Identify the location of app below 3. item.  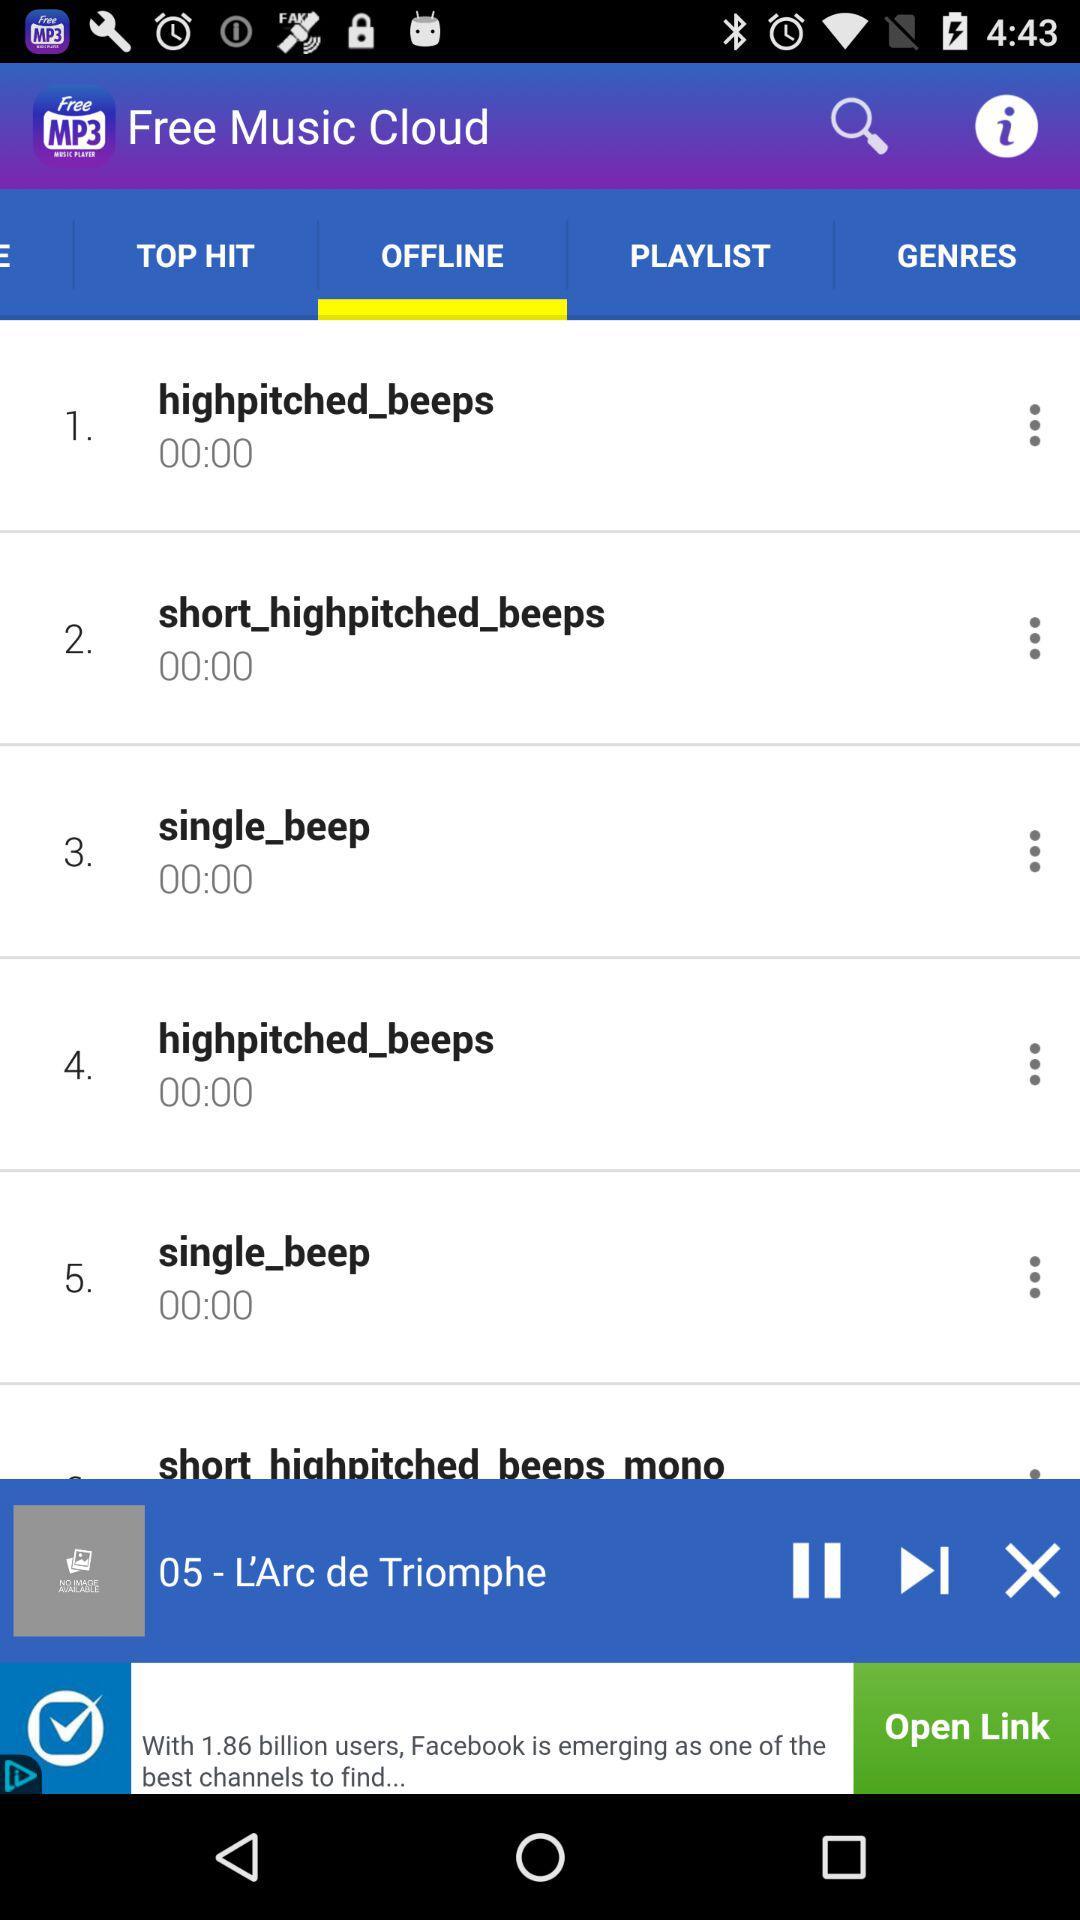
(78, 1062).